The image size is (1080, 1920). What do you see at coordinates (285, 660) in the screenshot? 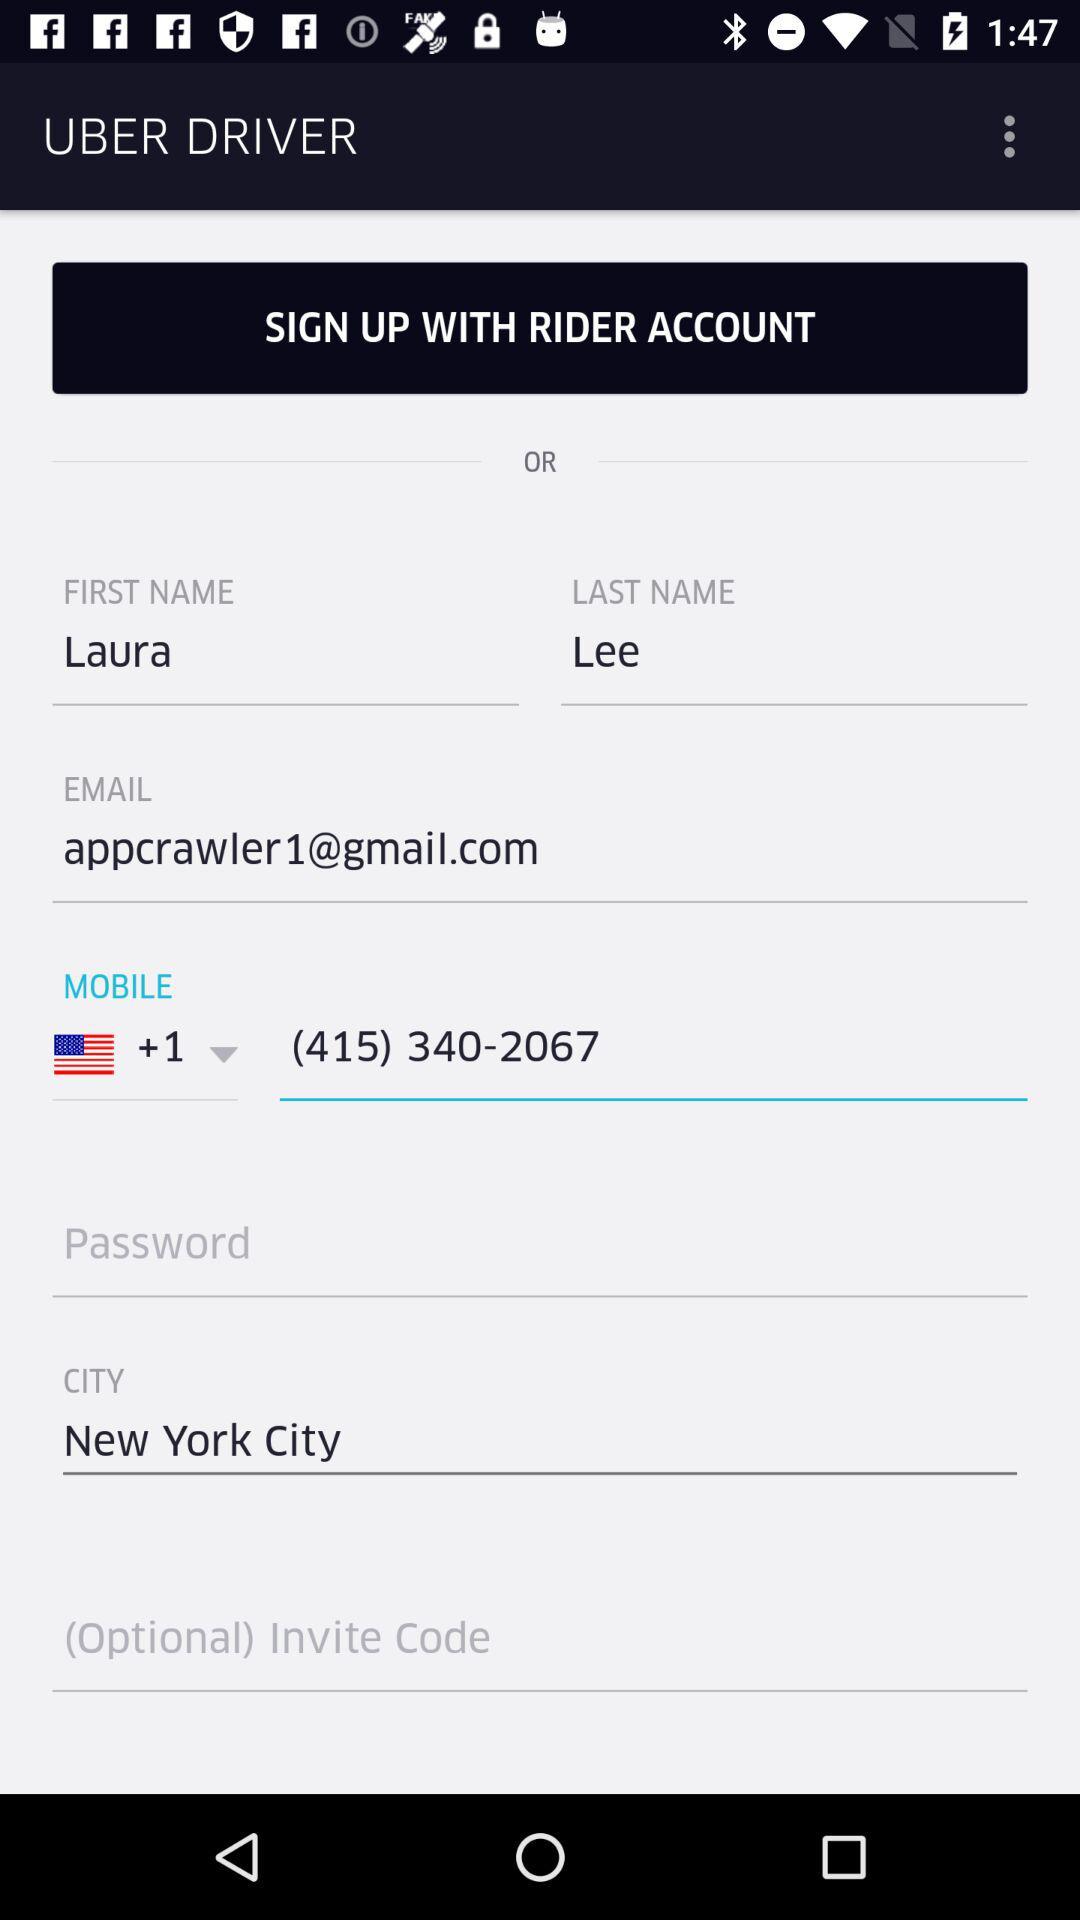
I see `item below the first name item` at bounding box center [285, 660].